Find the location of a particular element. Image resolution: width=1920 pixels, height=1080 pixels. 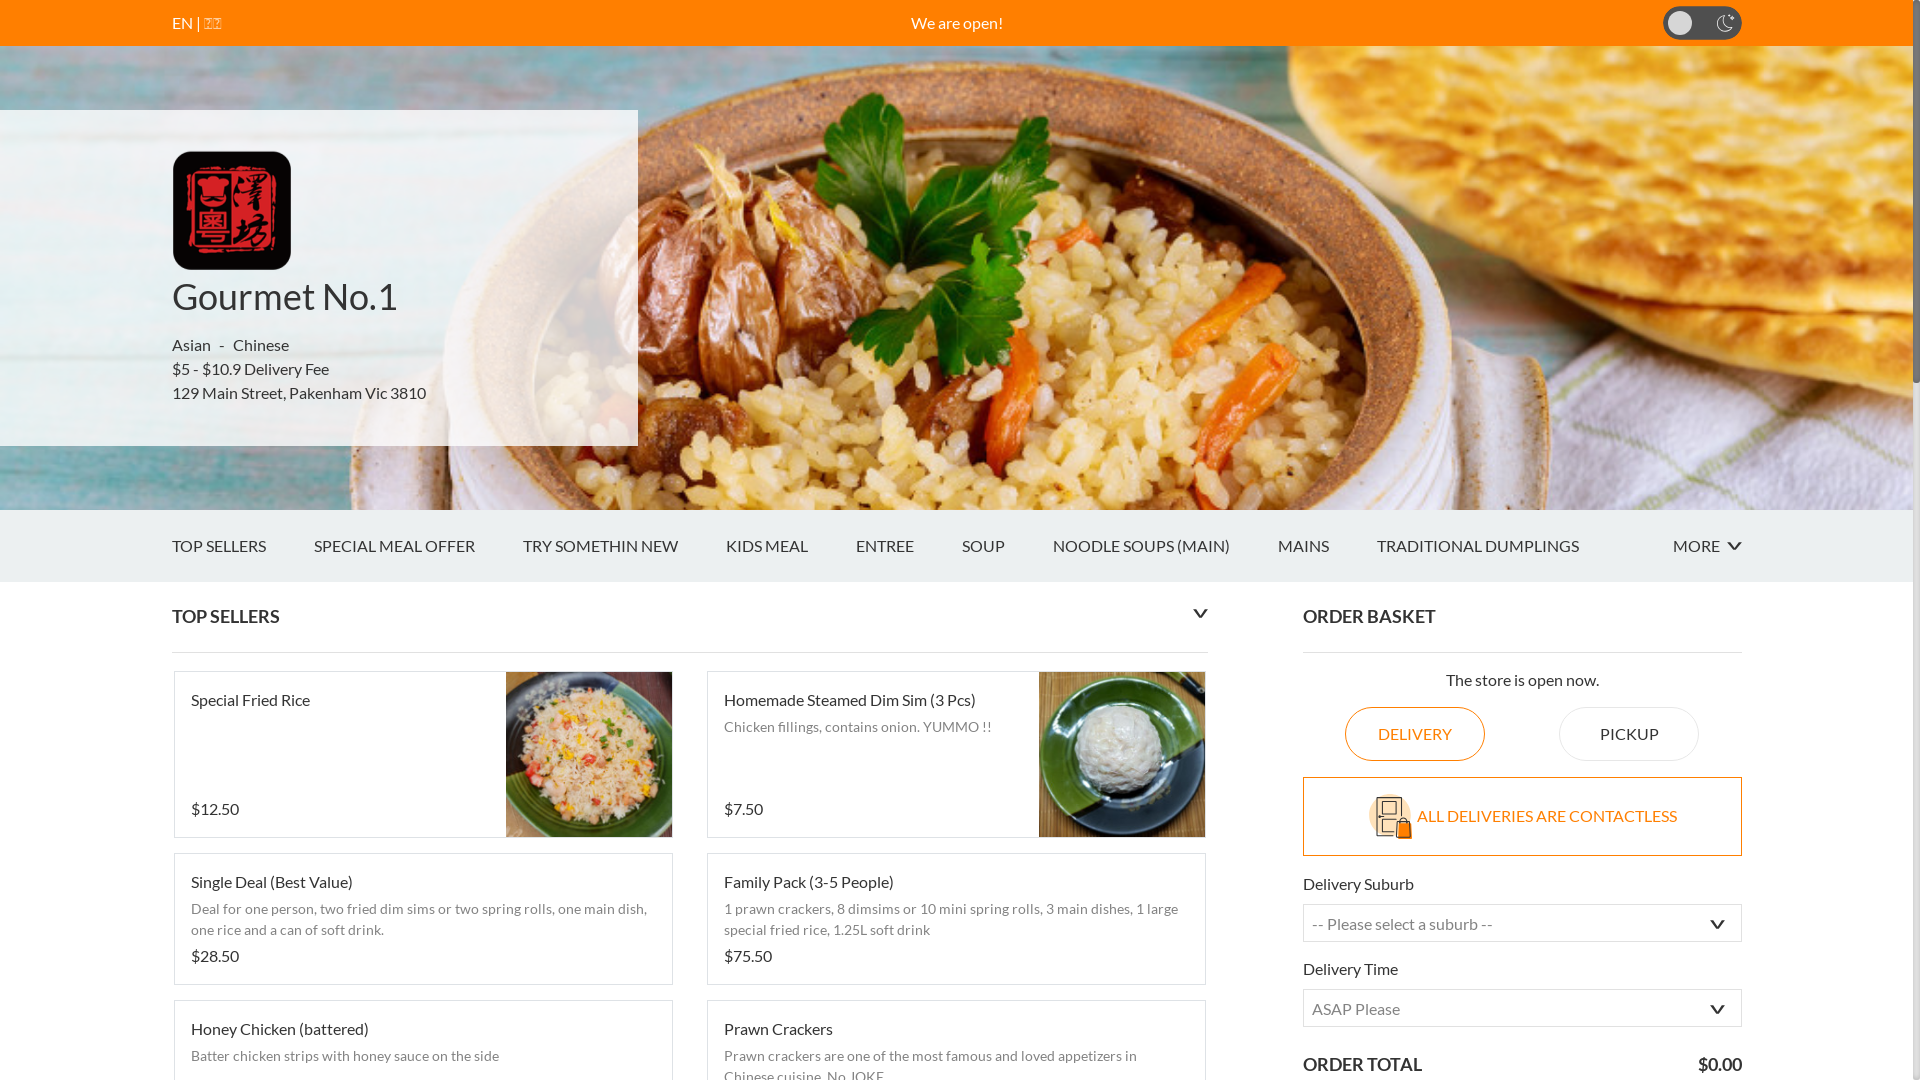

'PICKUP' is located at coordinates (1628, 733).